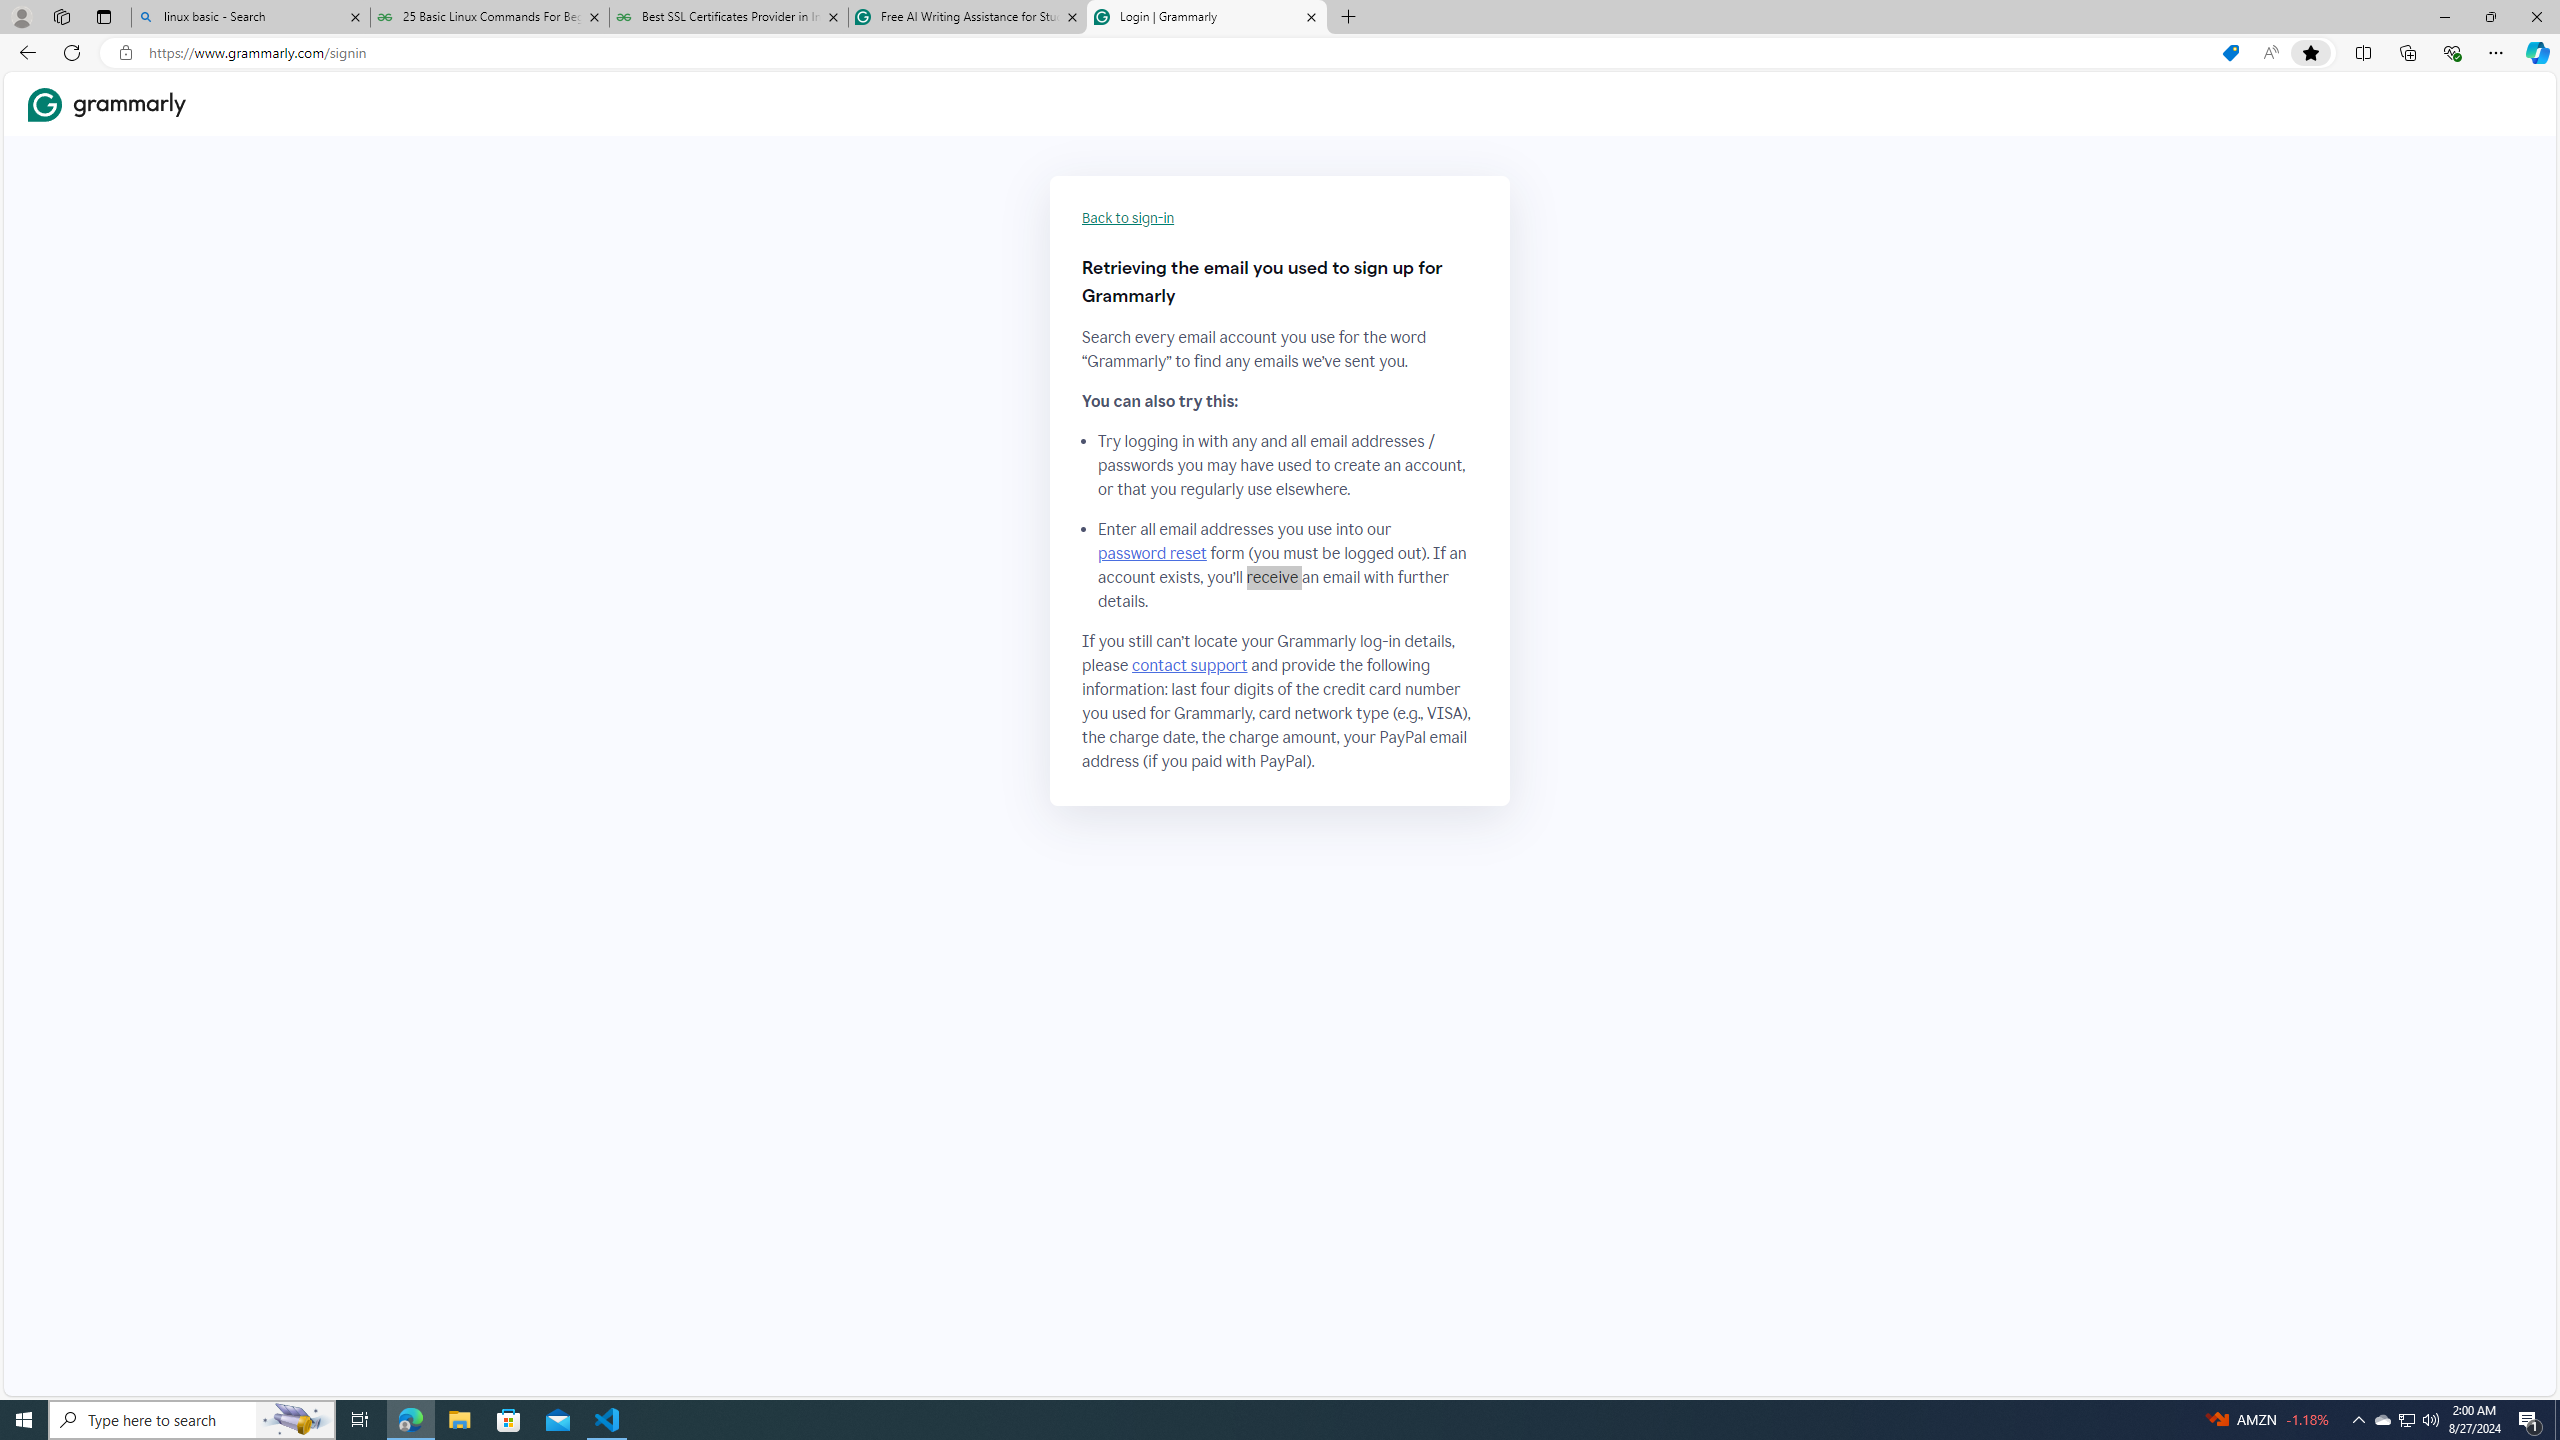  What do you see at coordinates (1151, 552) in the screenshot?
I see `'password reset'` at bounding box center [1151, 552].